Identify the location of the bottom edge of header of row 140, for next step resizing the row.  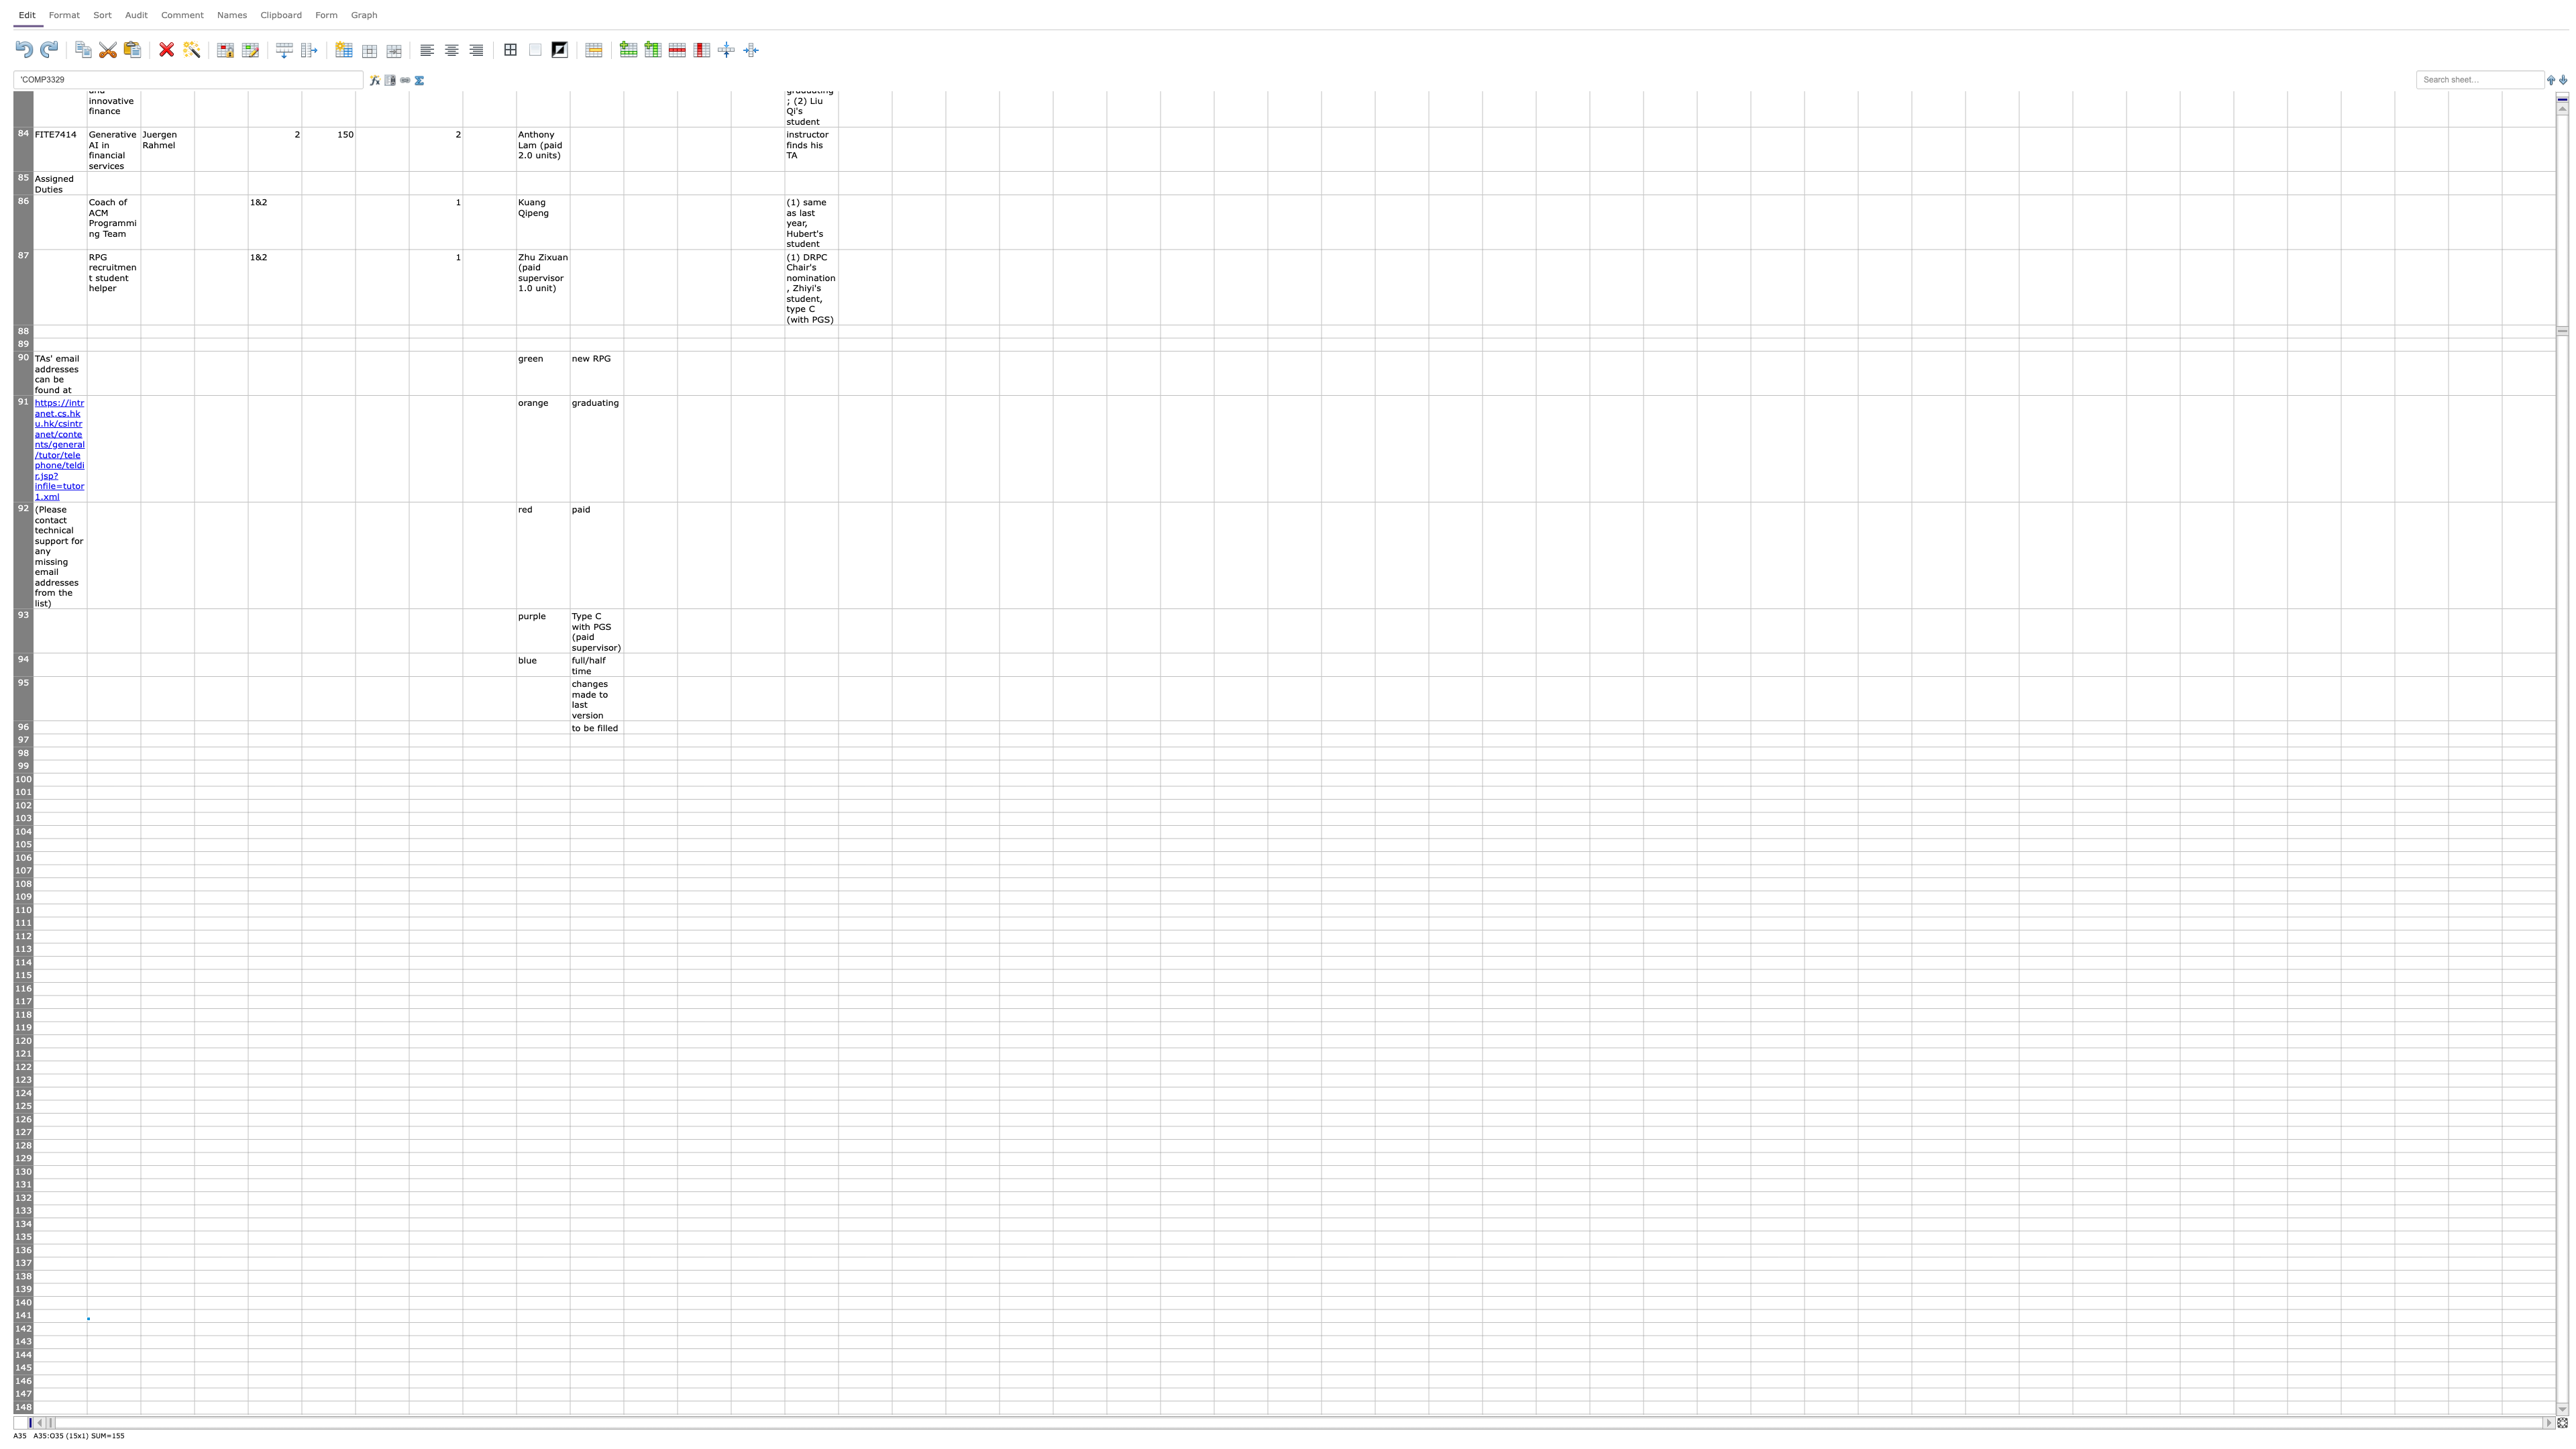
(23, 1309).